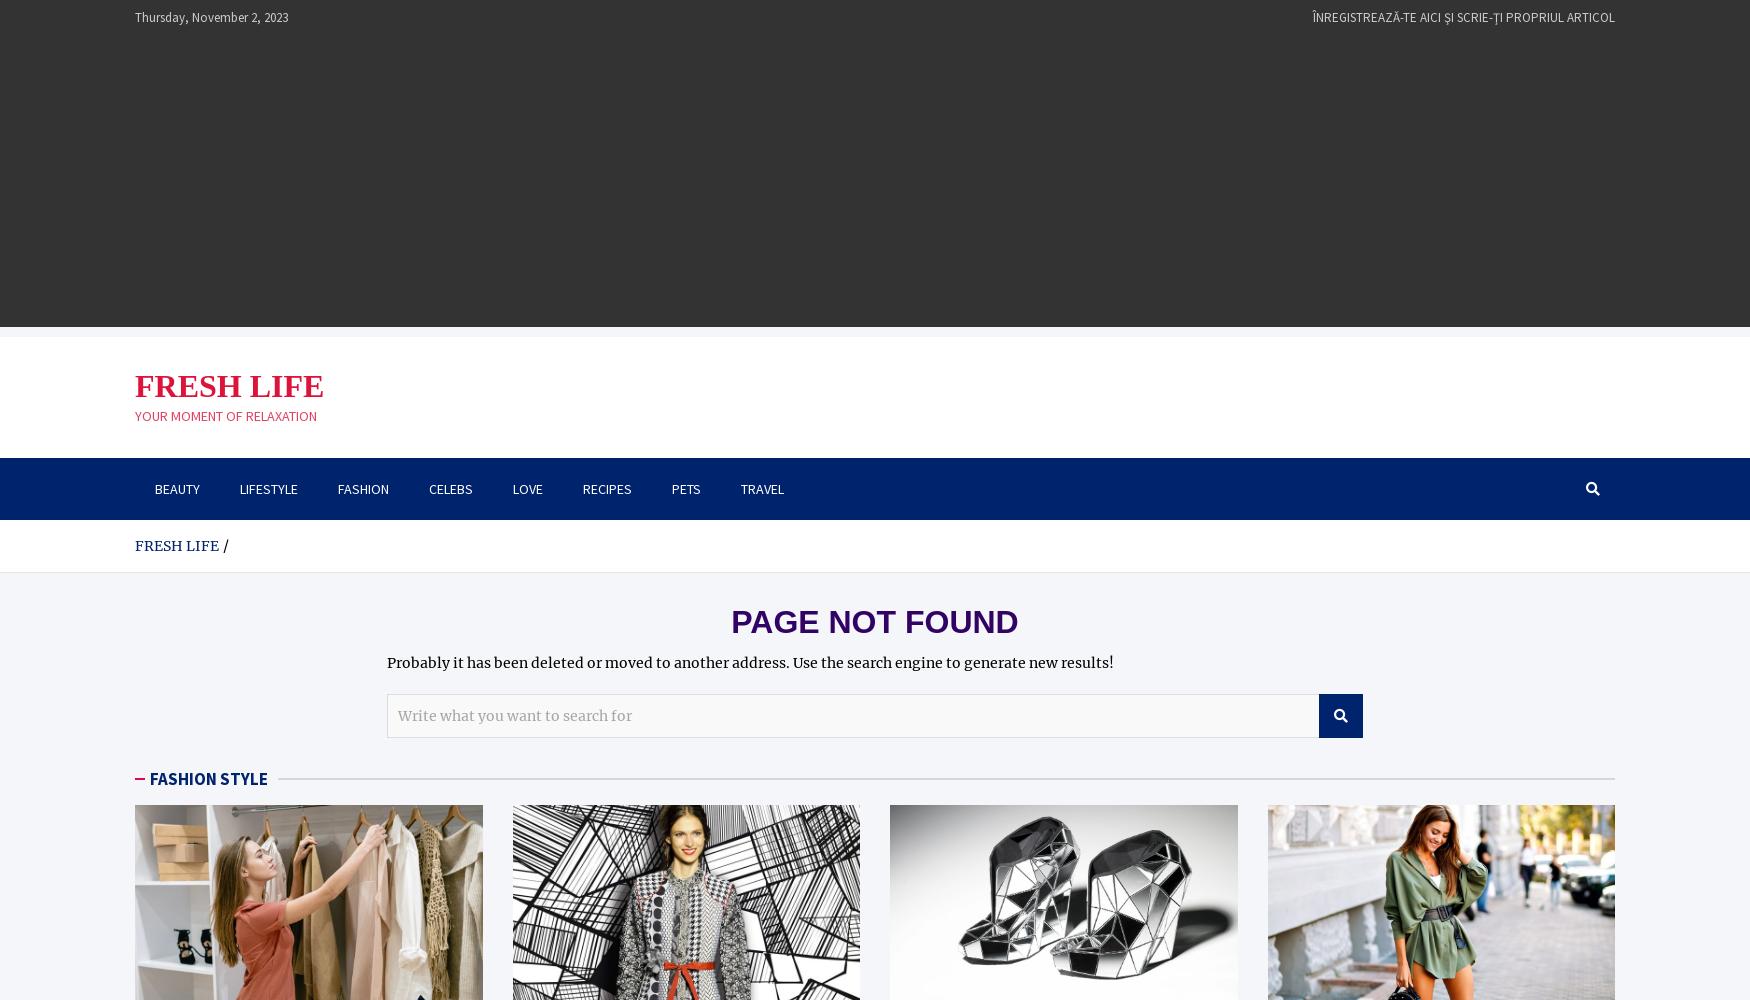  I want to click on 'ÎNREGISTREAZĂ-TE AICI ŞI SCRIE-ŢI PROPRIUL ARTICOL', so click(1464, 17).